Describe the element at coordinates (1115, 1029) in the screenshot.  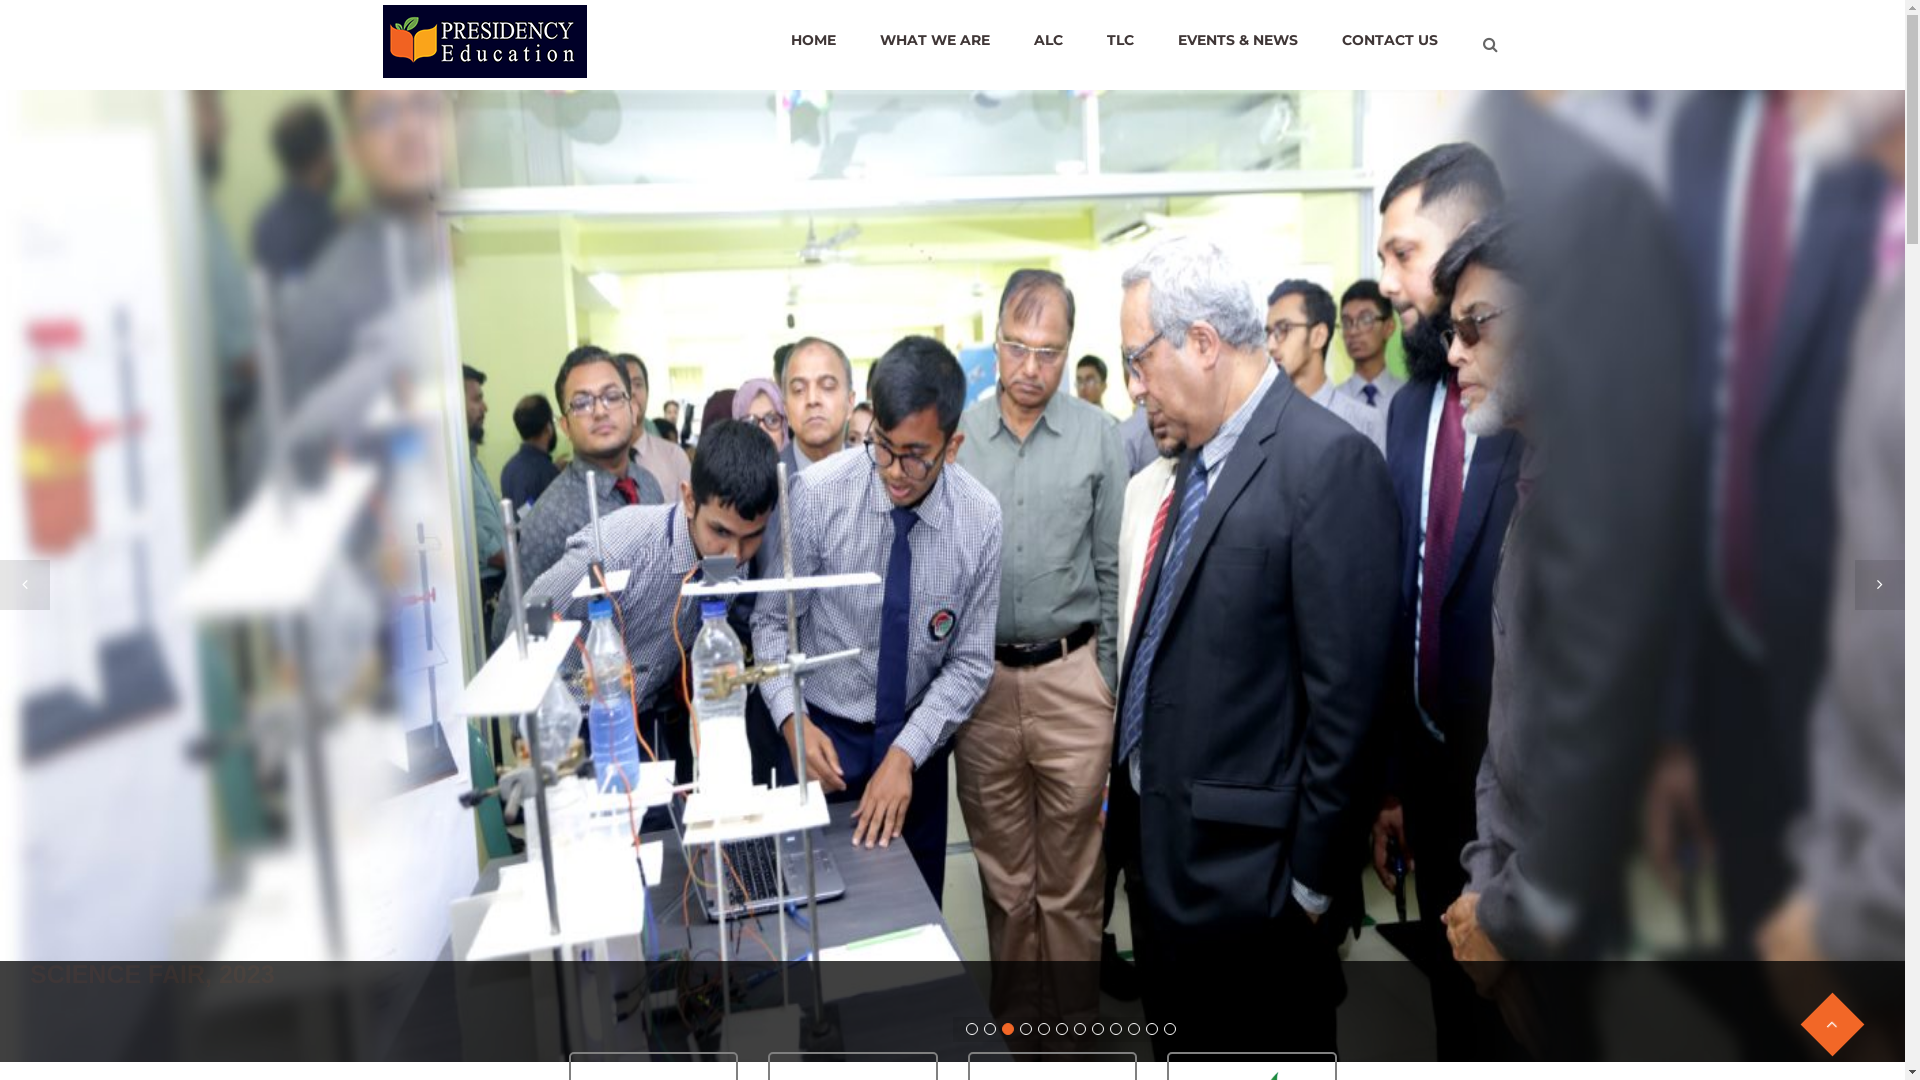
I see `'9'` at that location.